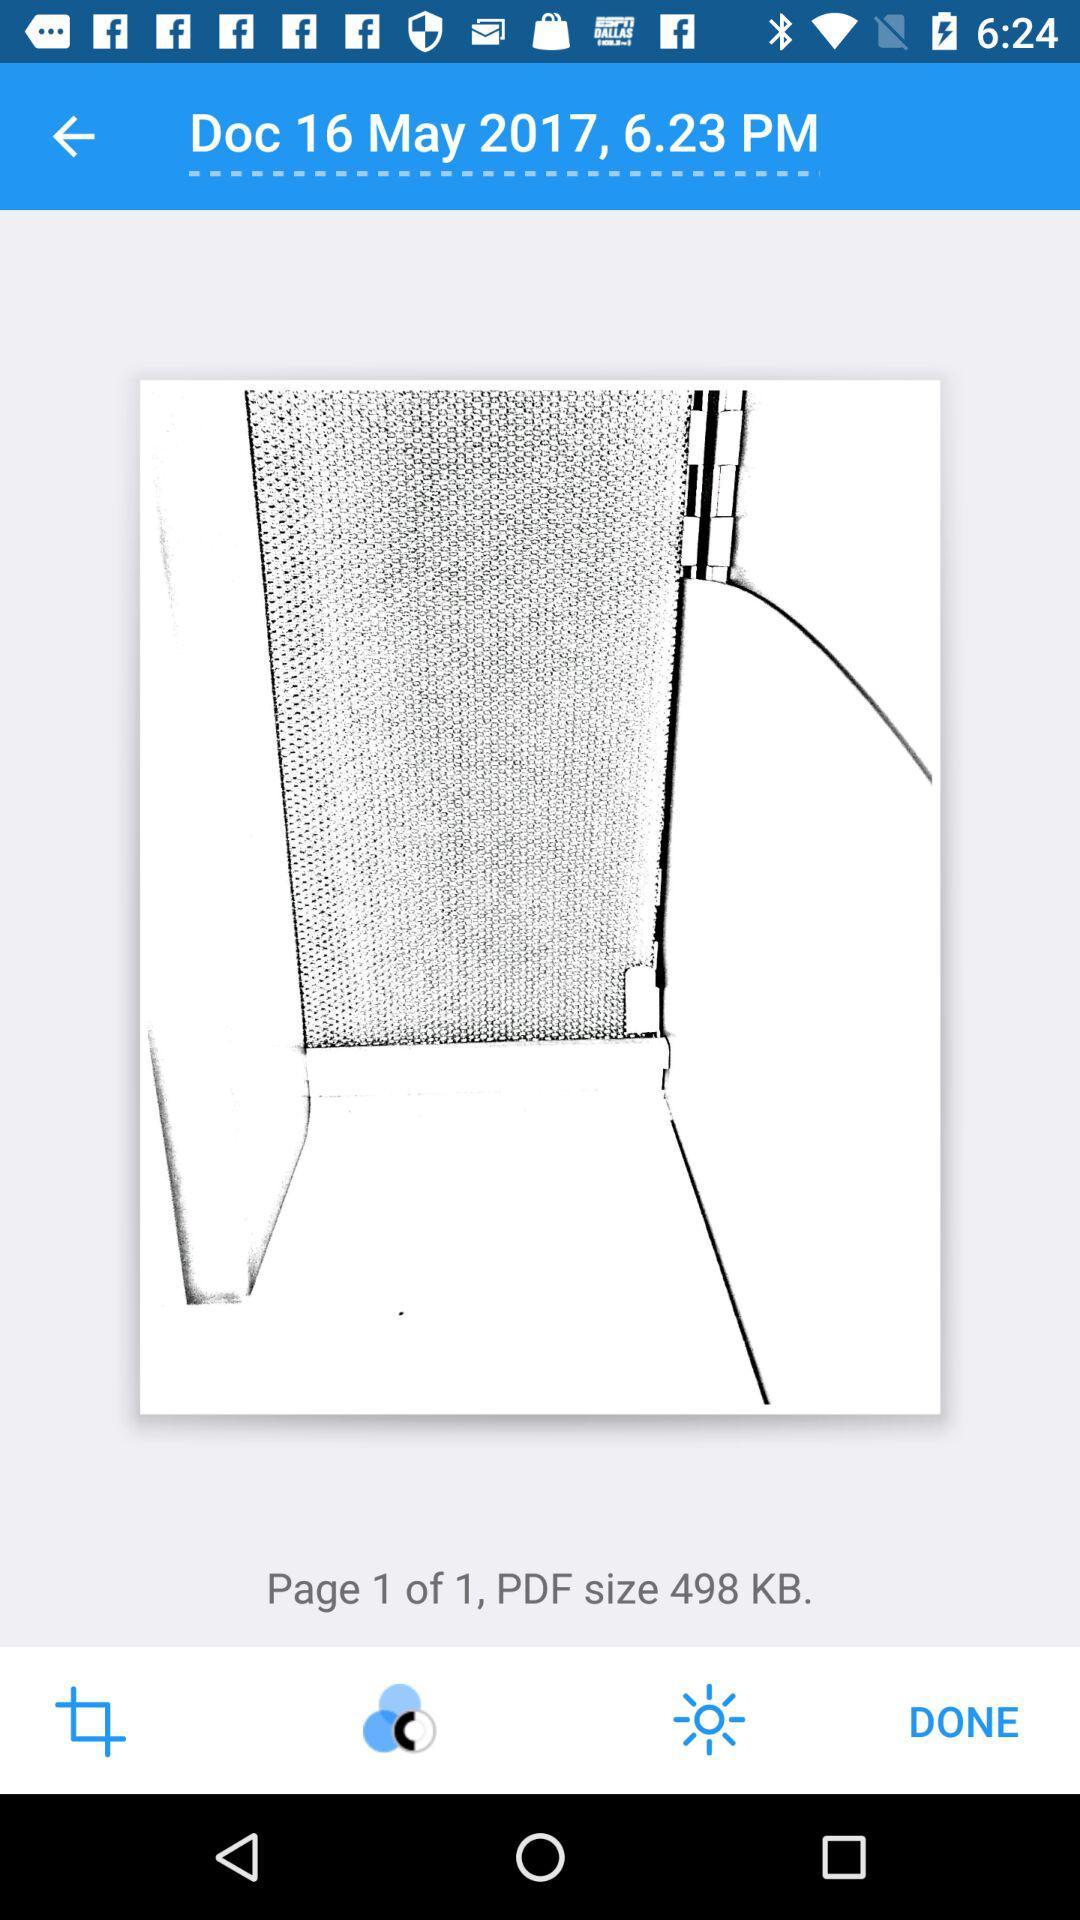 The height and width of the screenshot is (1920, 1080). I want to click on the weather icon, so click(709, 1719).